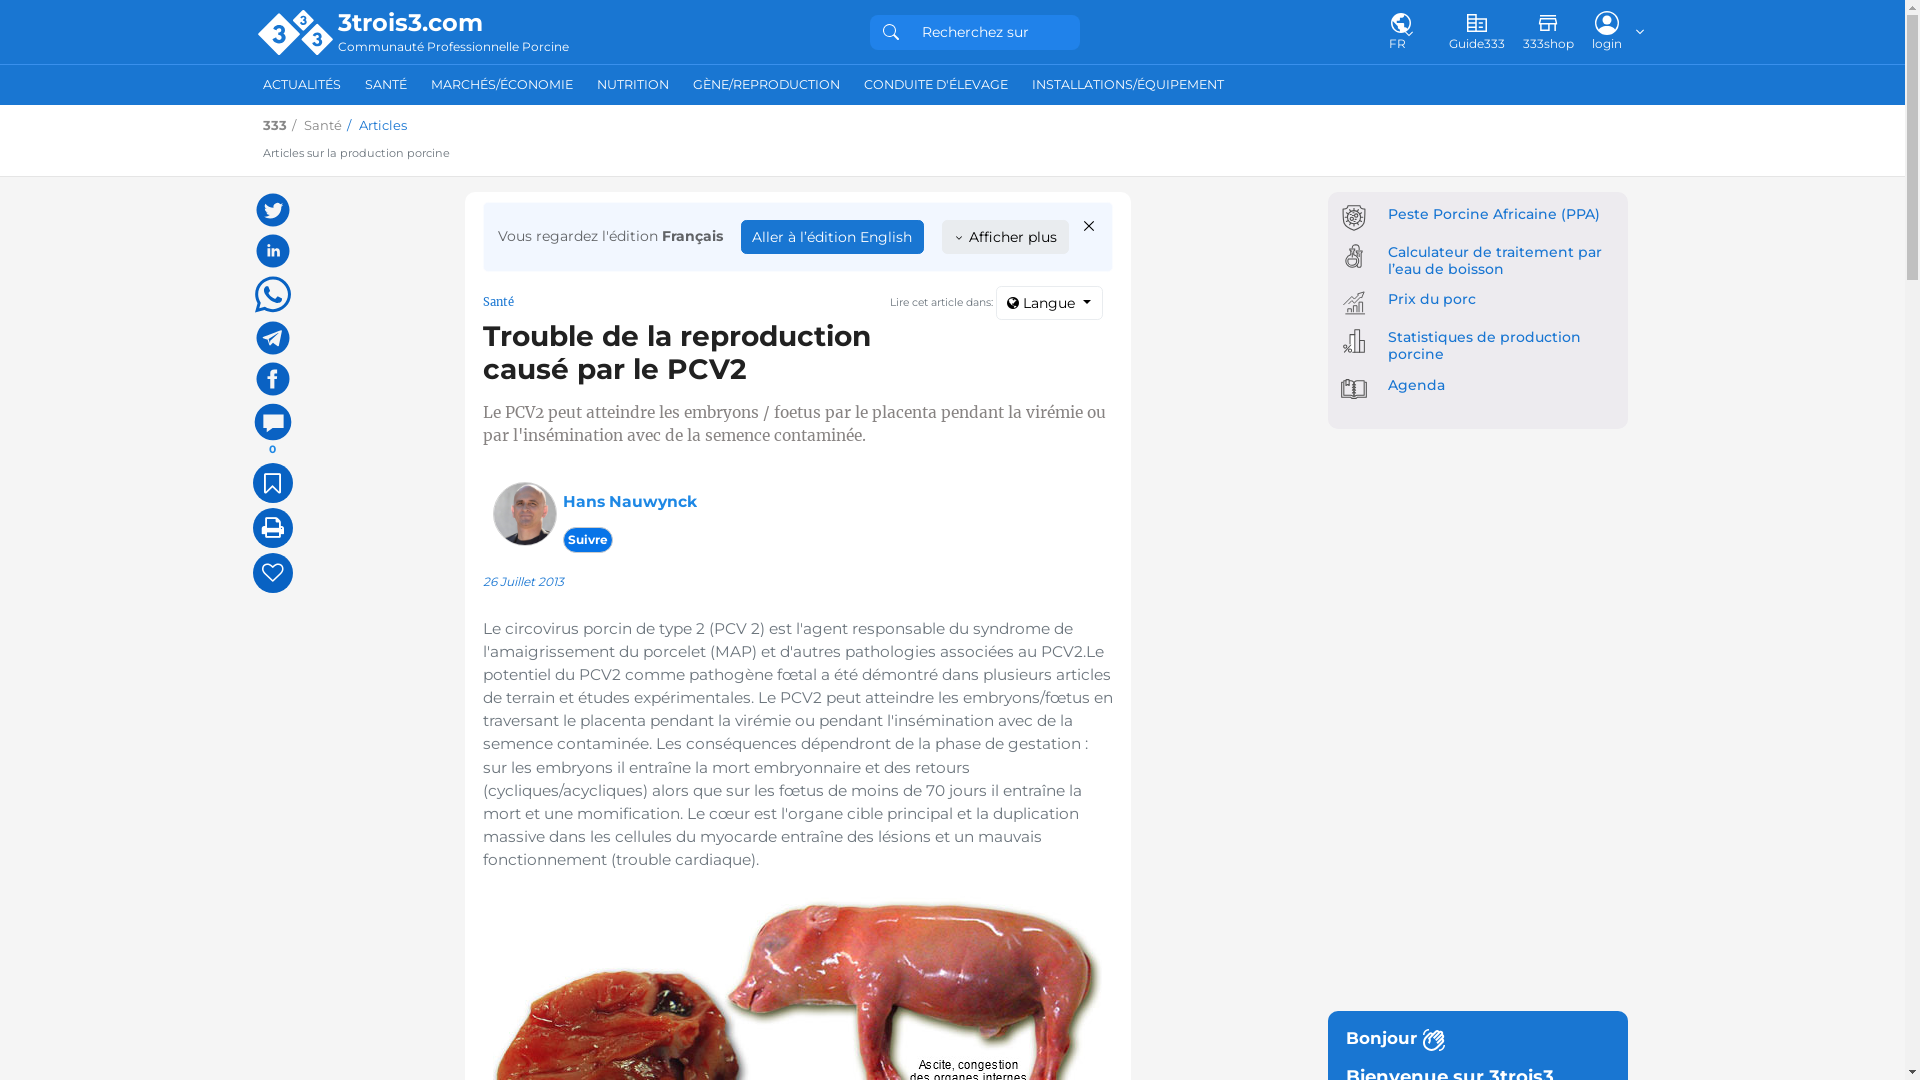  Describe the element at coordinates (1476, 31) in the screenshot. I see `'Guide333'` at that location.